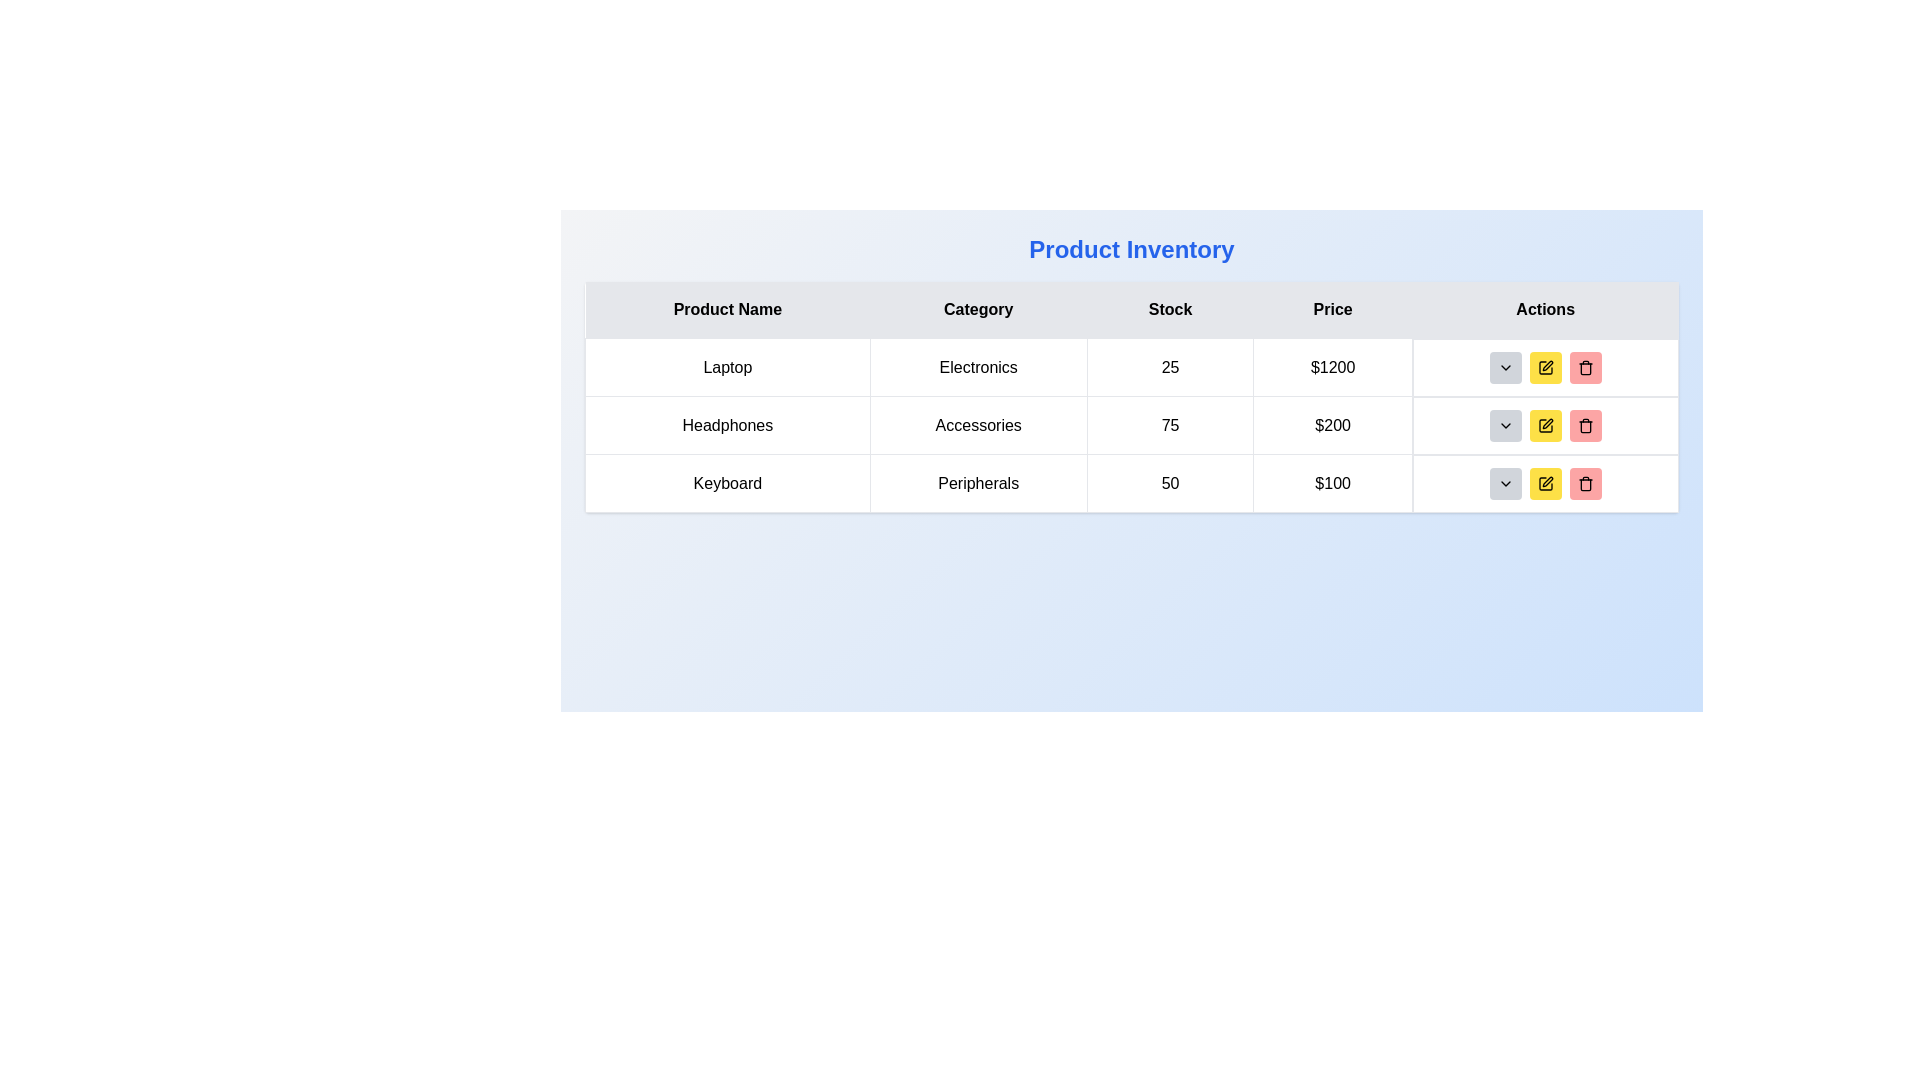 The height and width of the screenshot is (1080, 1920). What do you see at coordinates (1584, 367) in the screenshot?
I see `the delete IconButton located in the 'Actions' column of the first row in the table` at bounding box center [1584, 367].